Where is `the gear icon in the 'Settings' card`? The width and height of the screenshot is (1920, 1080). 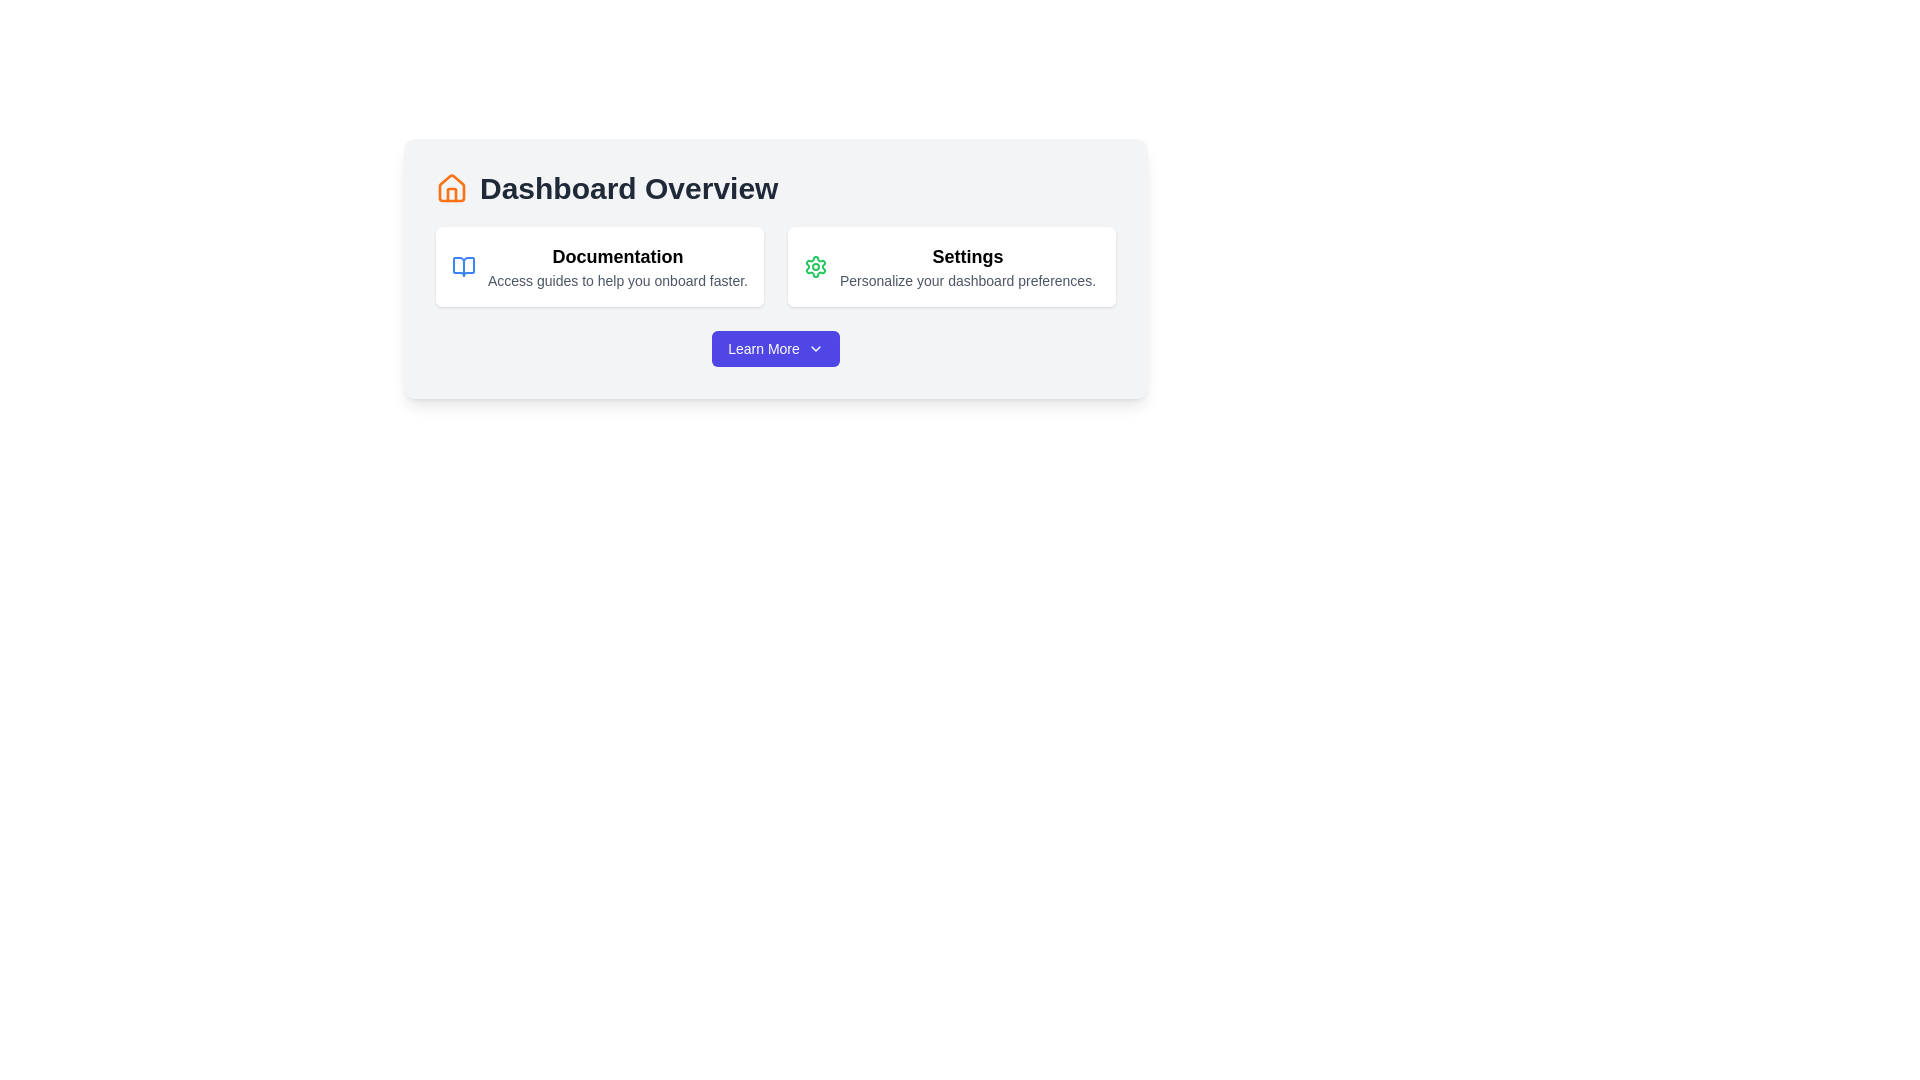
the gear icon in the 'Settings' card is located at coordinates (816, 265).